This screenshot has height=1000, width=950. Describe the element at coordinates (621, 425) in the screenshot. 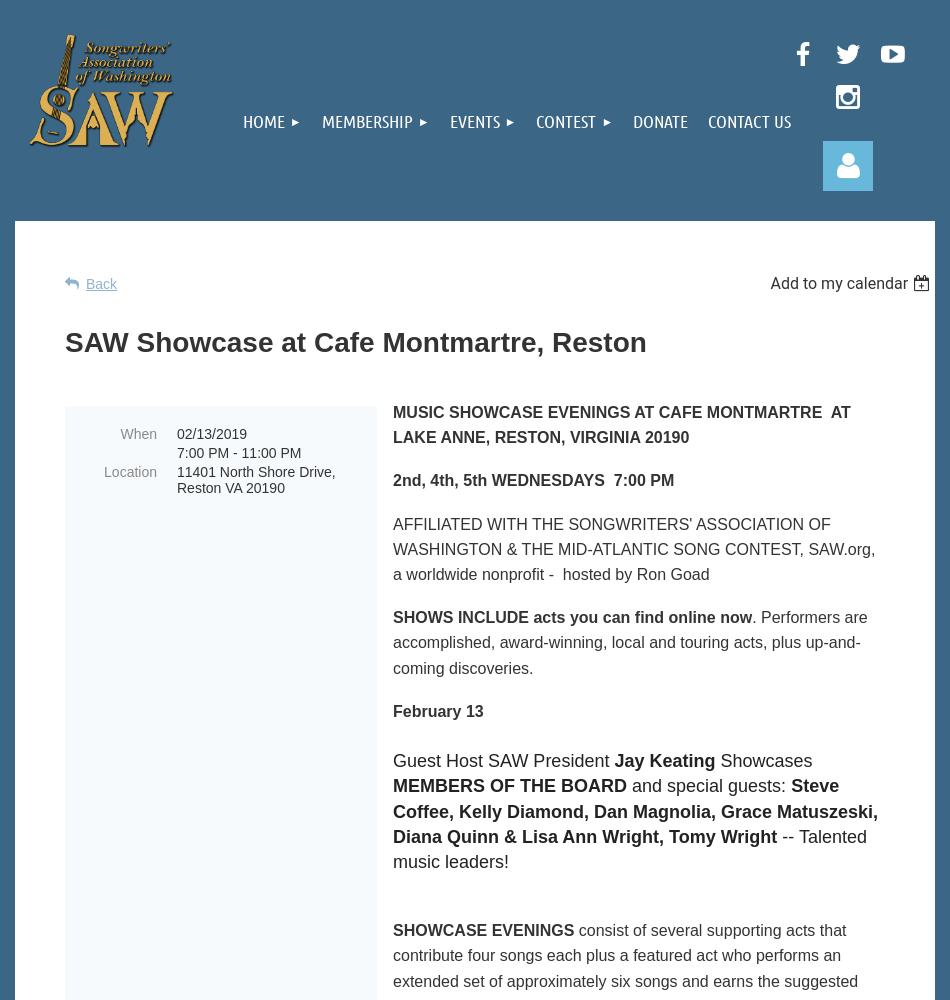

I see `'MUSIC SHOWCASE EVENINGS AT CAFE MONTMARTRE  AT LAKE ANNE, RESTON, VIRGINIA 20190'` at that location.